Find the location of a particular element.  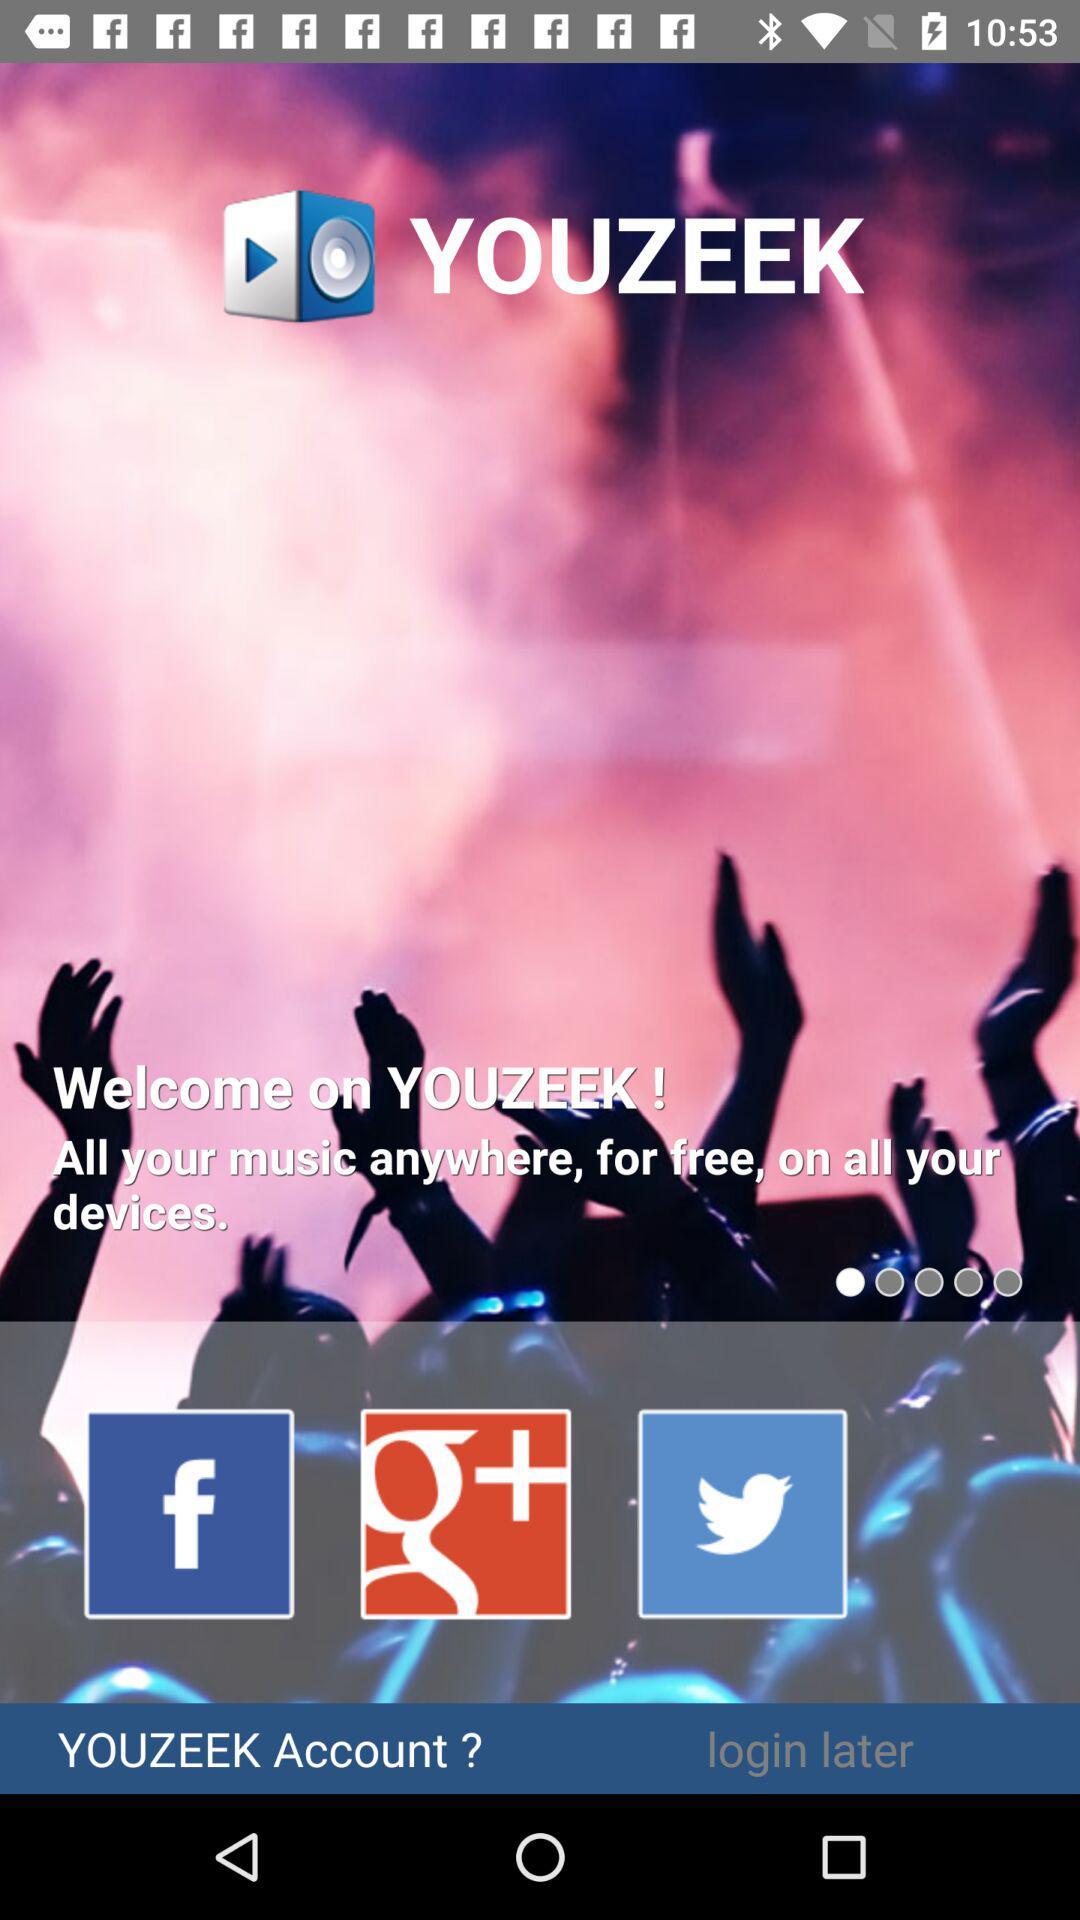

use facebook account is located at coordinates (190, 1512).